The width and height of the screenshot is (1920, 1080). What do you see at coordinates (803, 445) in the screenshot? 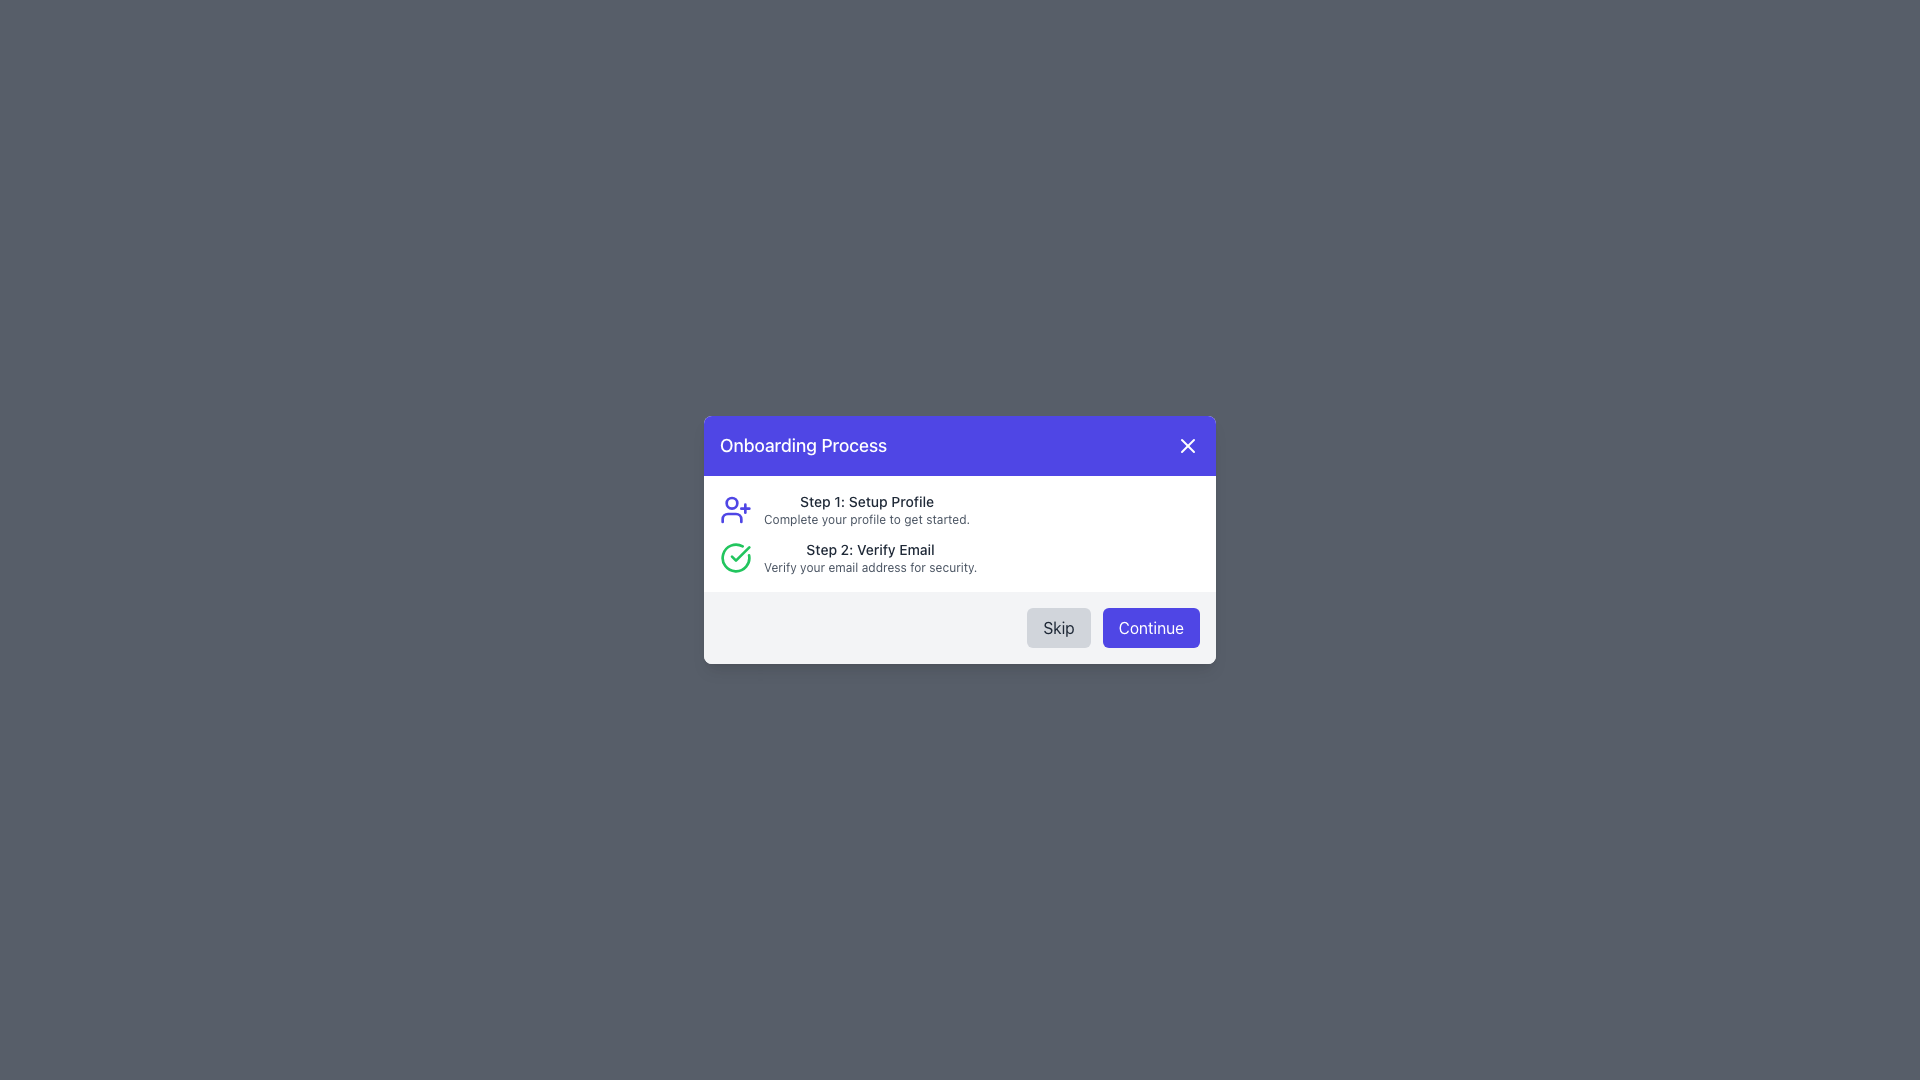
I see `the static text label displaying 'Onboarding Process' in a bold white font on a purple background, positioned at the left-center of the header area within the dialog box` at bounding box center [803, 445].